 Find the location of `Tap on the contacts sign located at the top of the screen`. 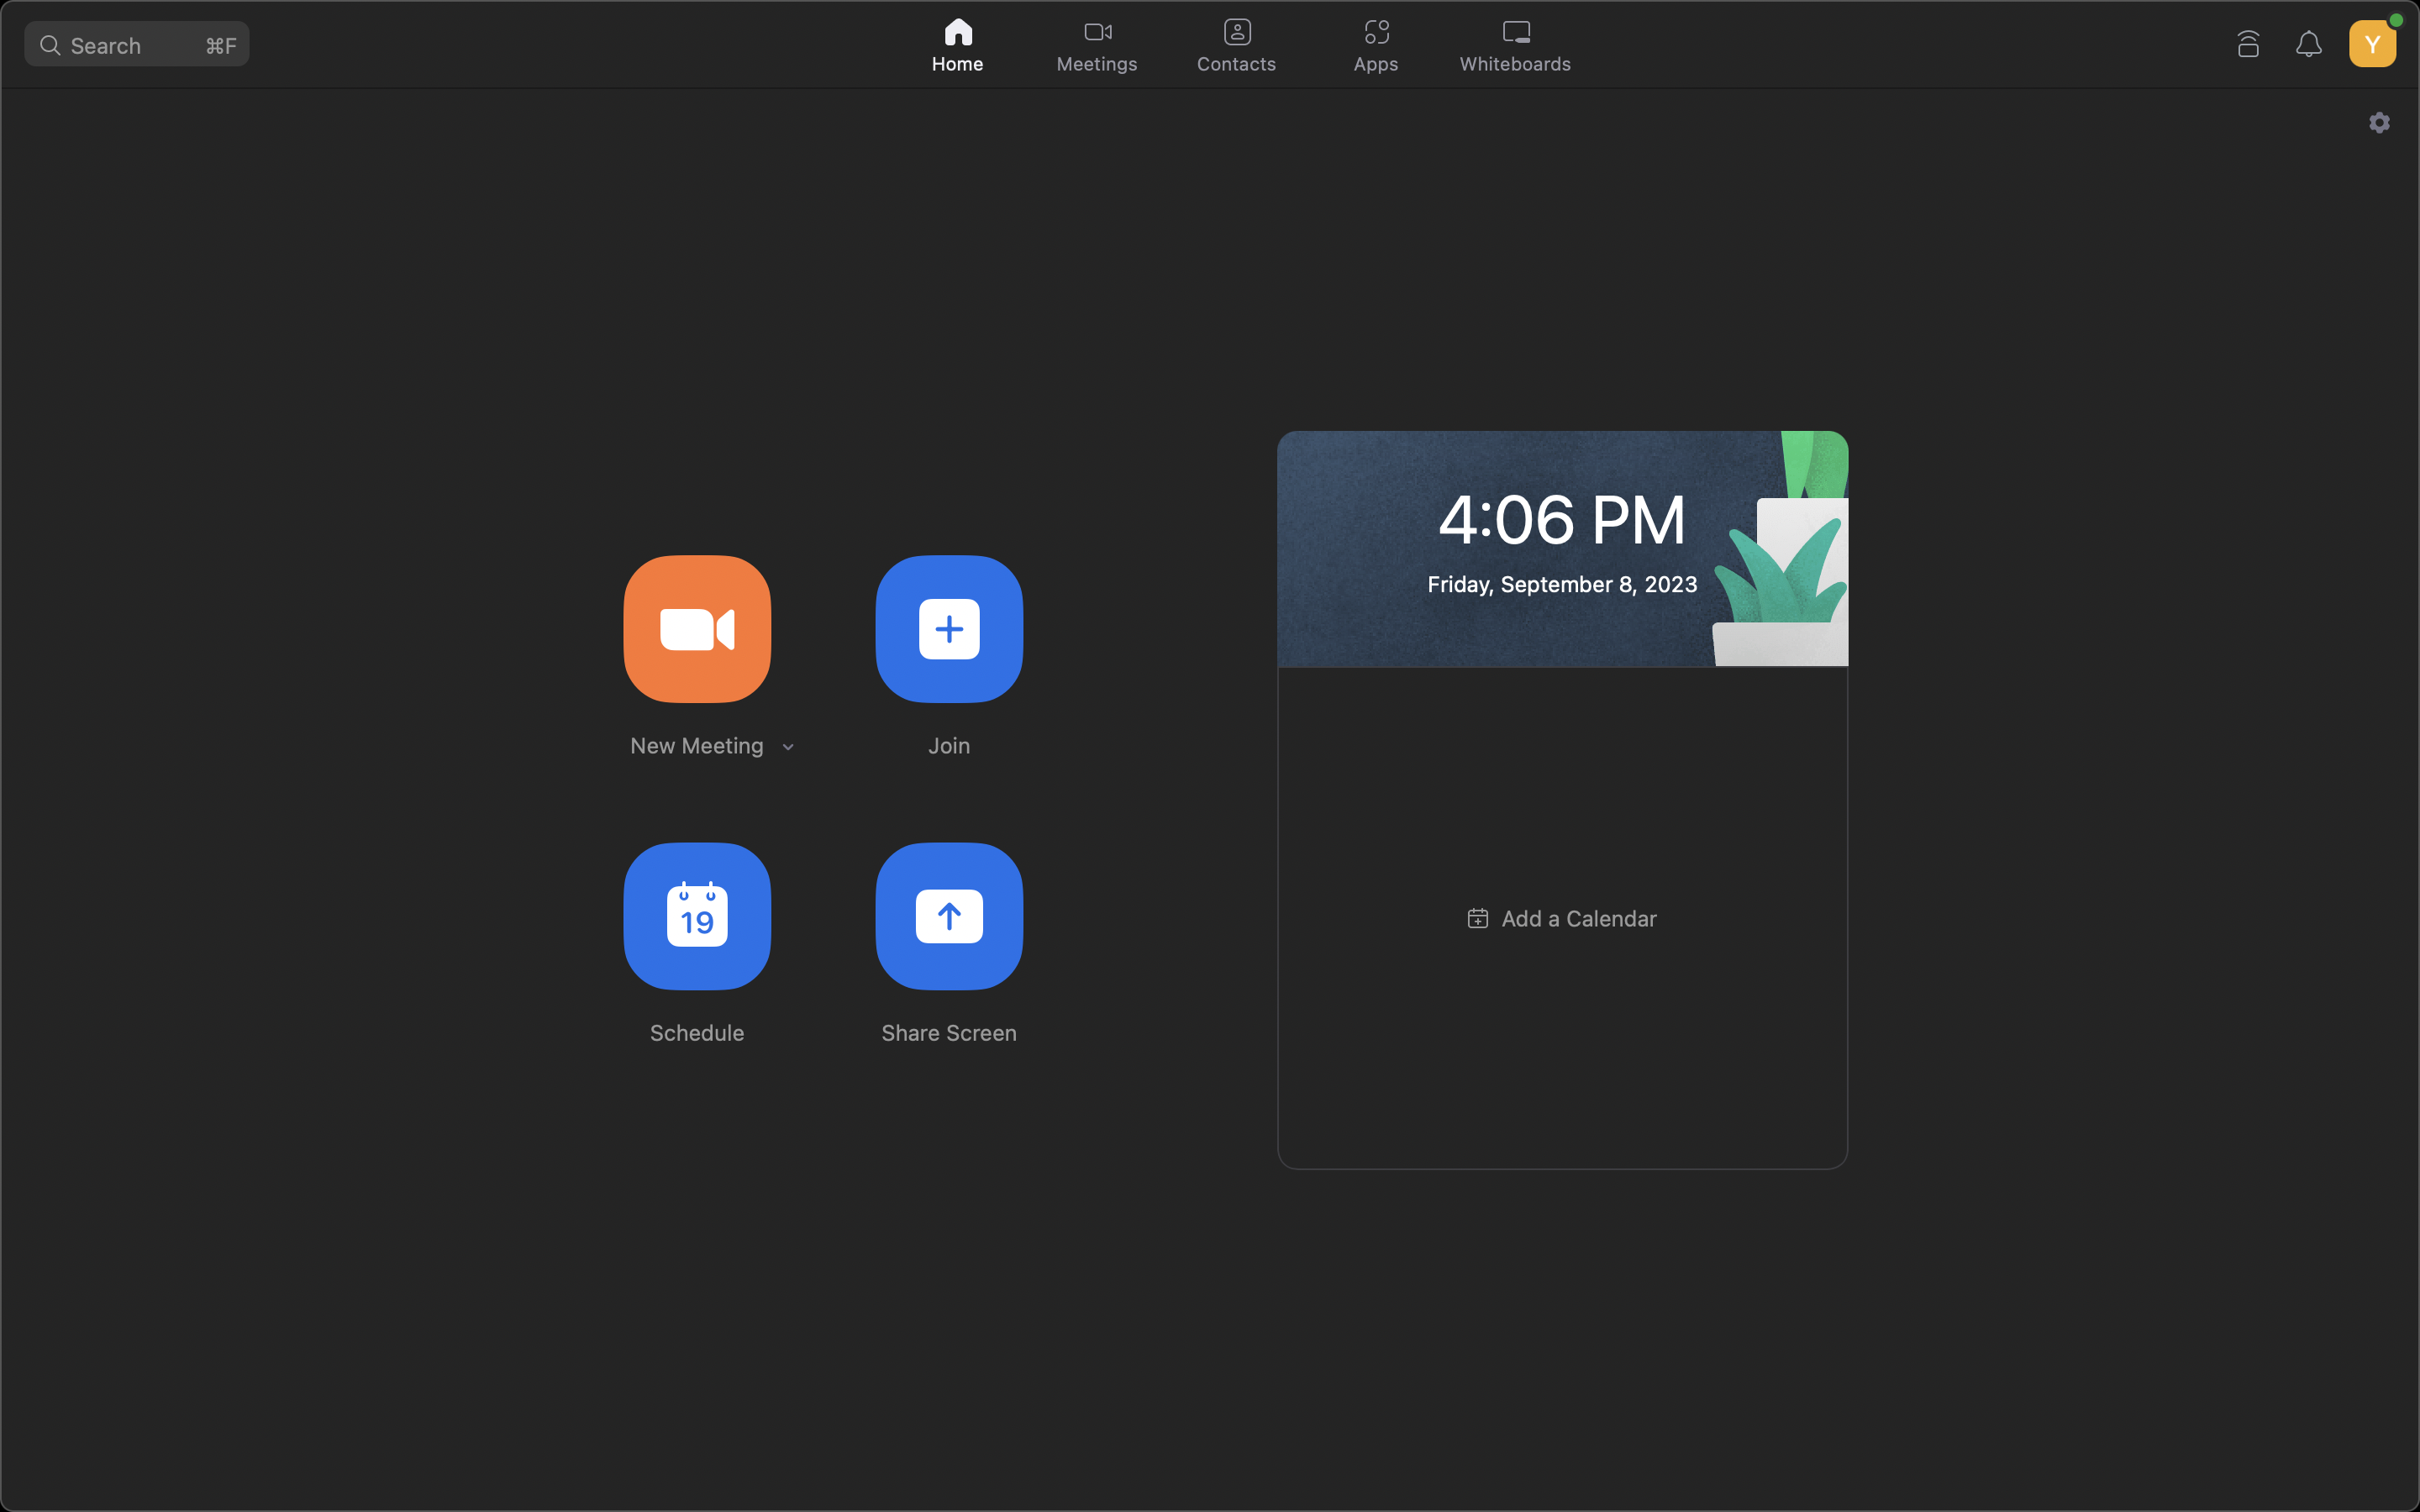

Tap on the contacts sign located at the top of the screen is located at coordinates (1234, 41).